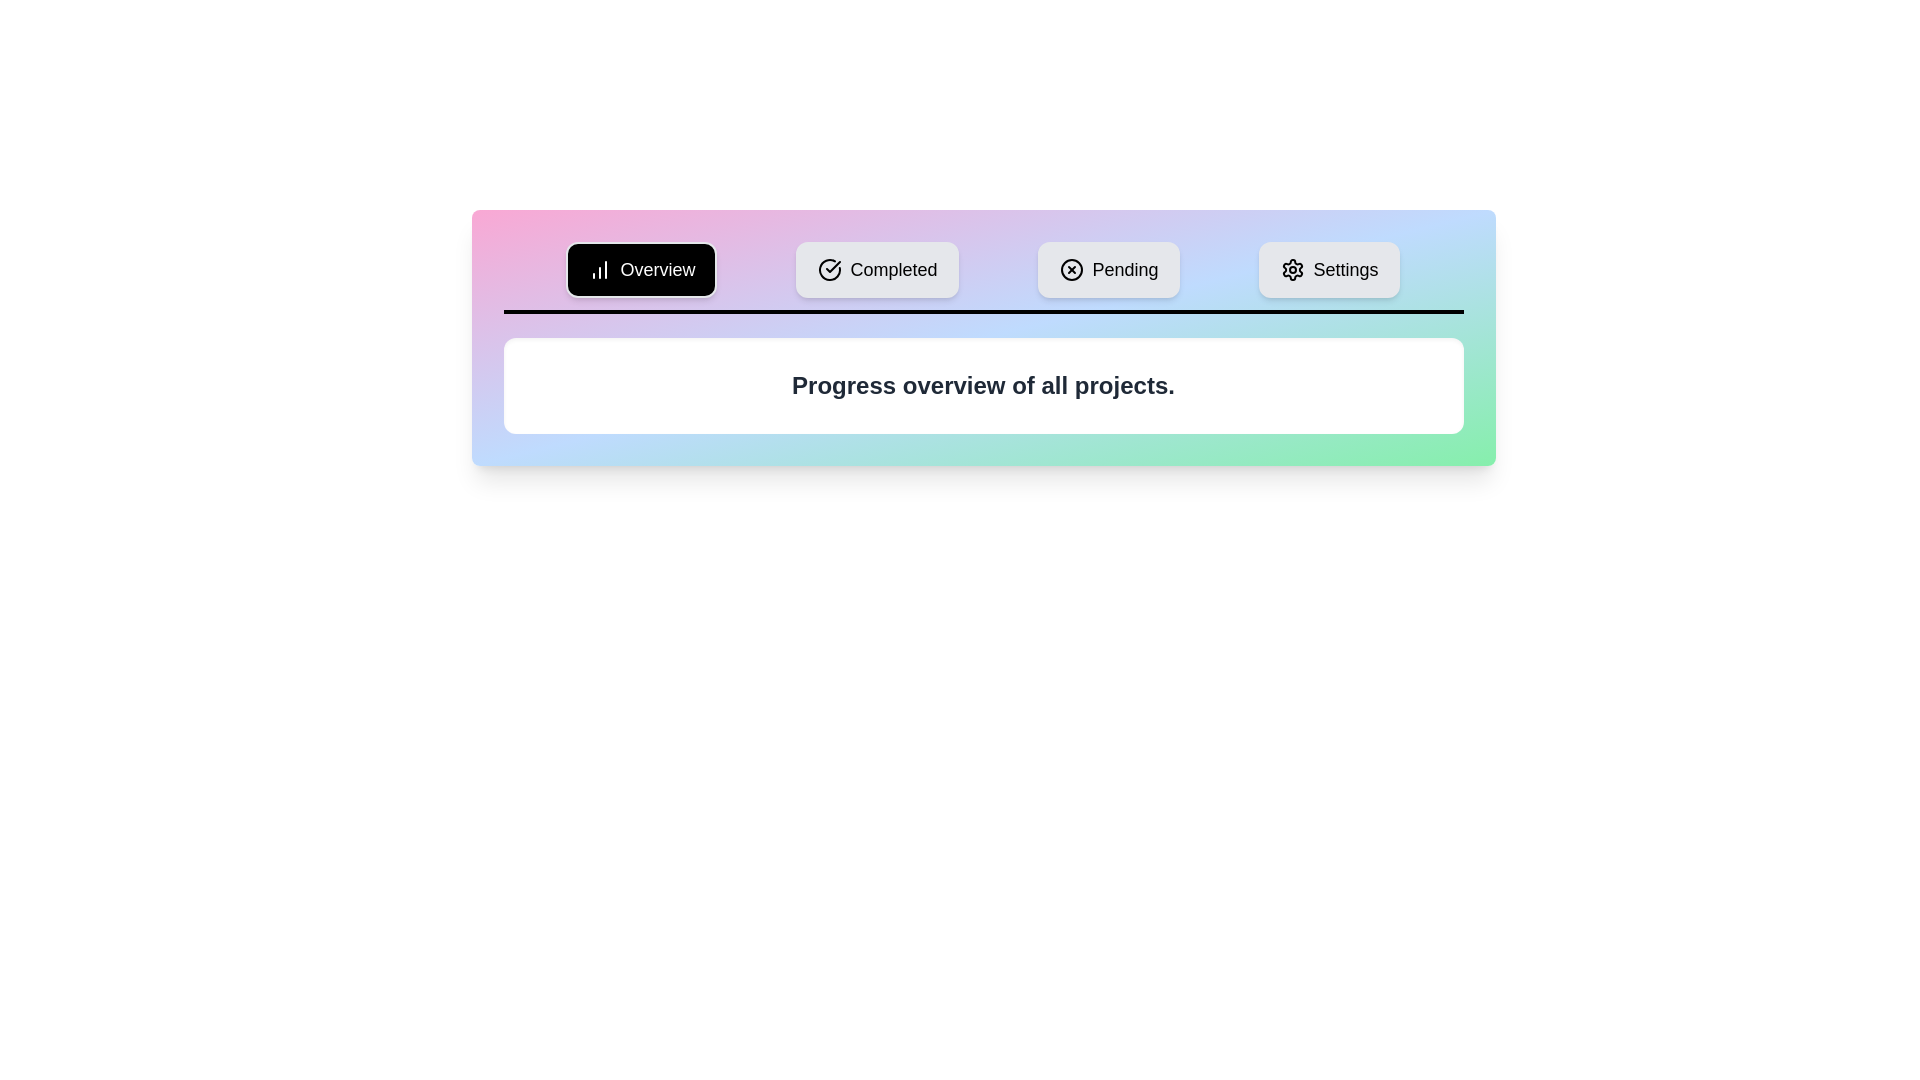 The image size is (1920, 1080). What do you see at coordinates (1108, 270) in the screenshot?
I see `the tab labeled Pending` at bounding box center [1108, 270].